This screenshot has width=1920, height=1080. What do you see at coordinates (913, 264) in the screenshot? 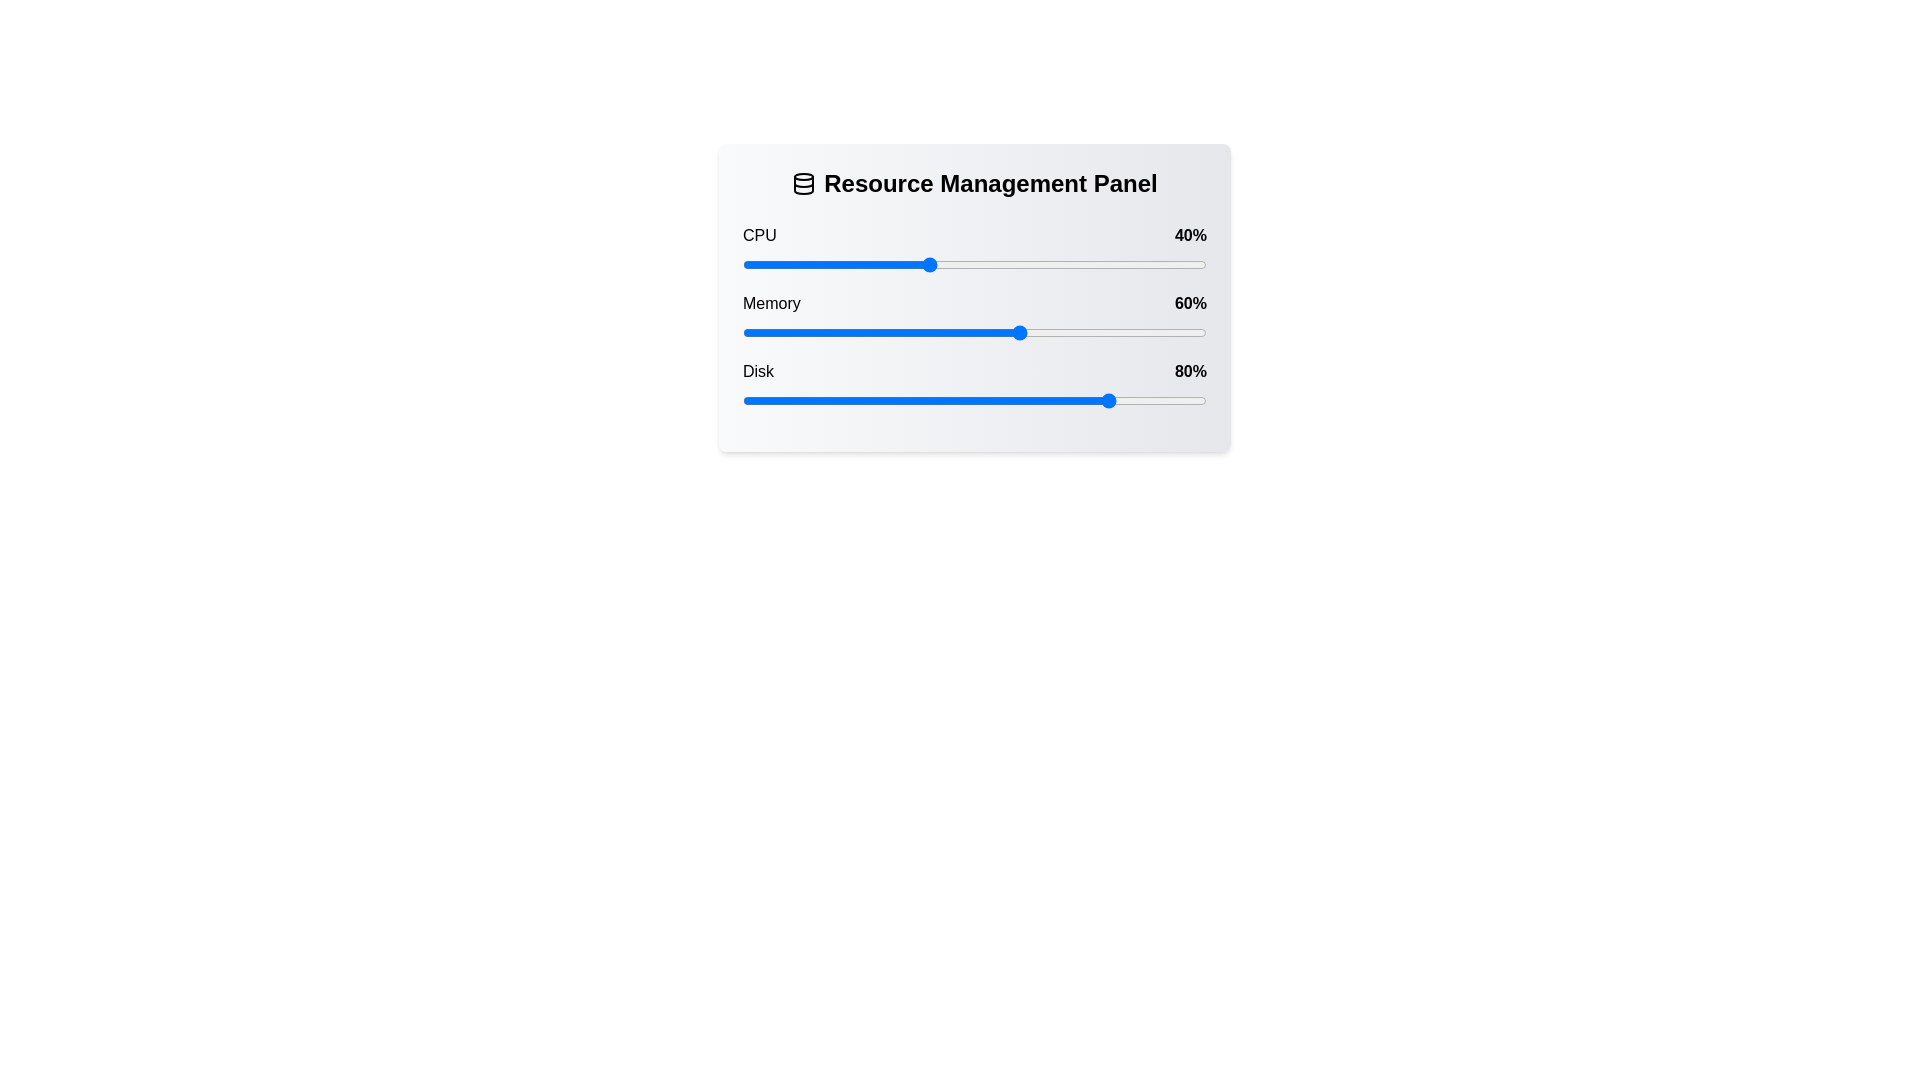
I see `the CPU slider to 37%` at bounding box center [913, 264].